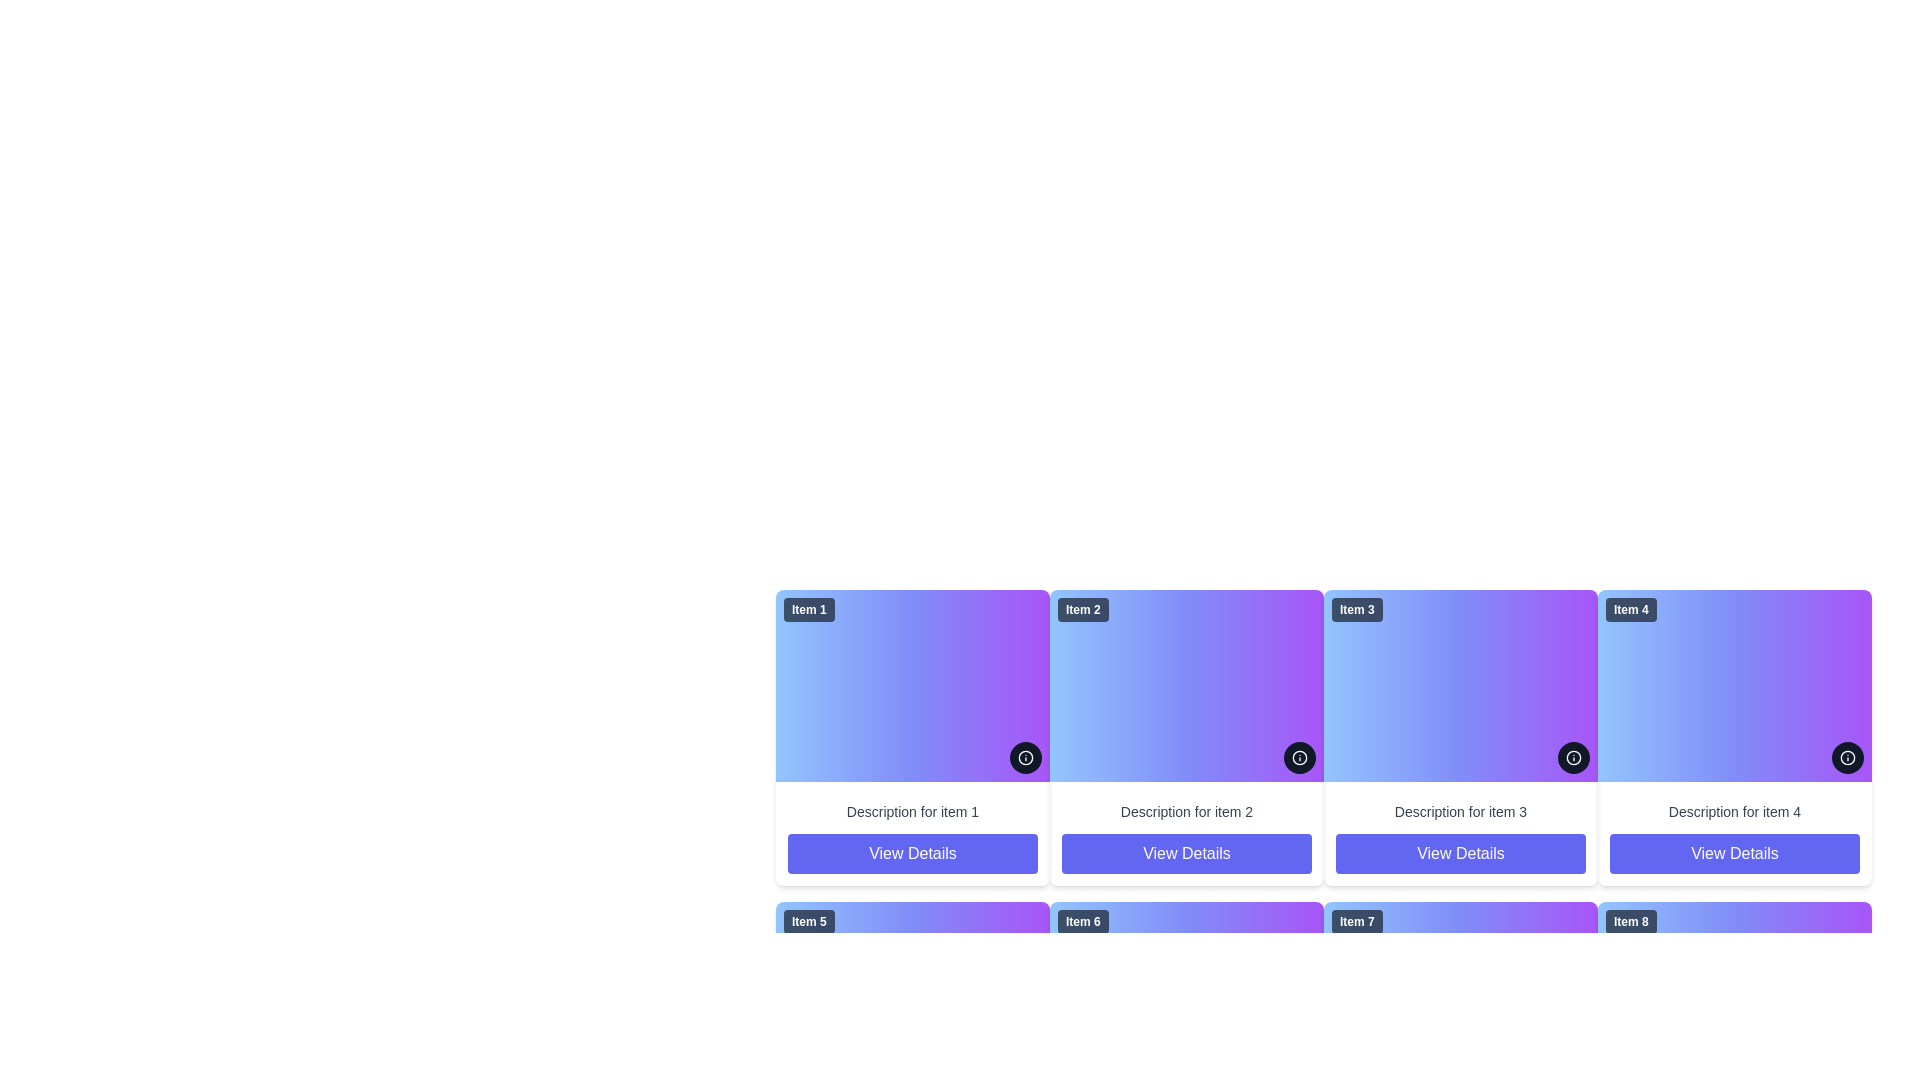 The height and width of the screenshot is (1080, 1920). What do you see at coordinates (1733, 685) in the screenshot?
I see `the fourth Content card in the upper row of the grid, which serves as a visual card element displaying information` at bounding box center [1733, 685].